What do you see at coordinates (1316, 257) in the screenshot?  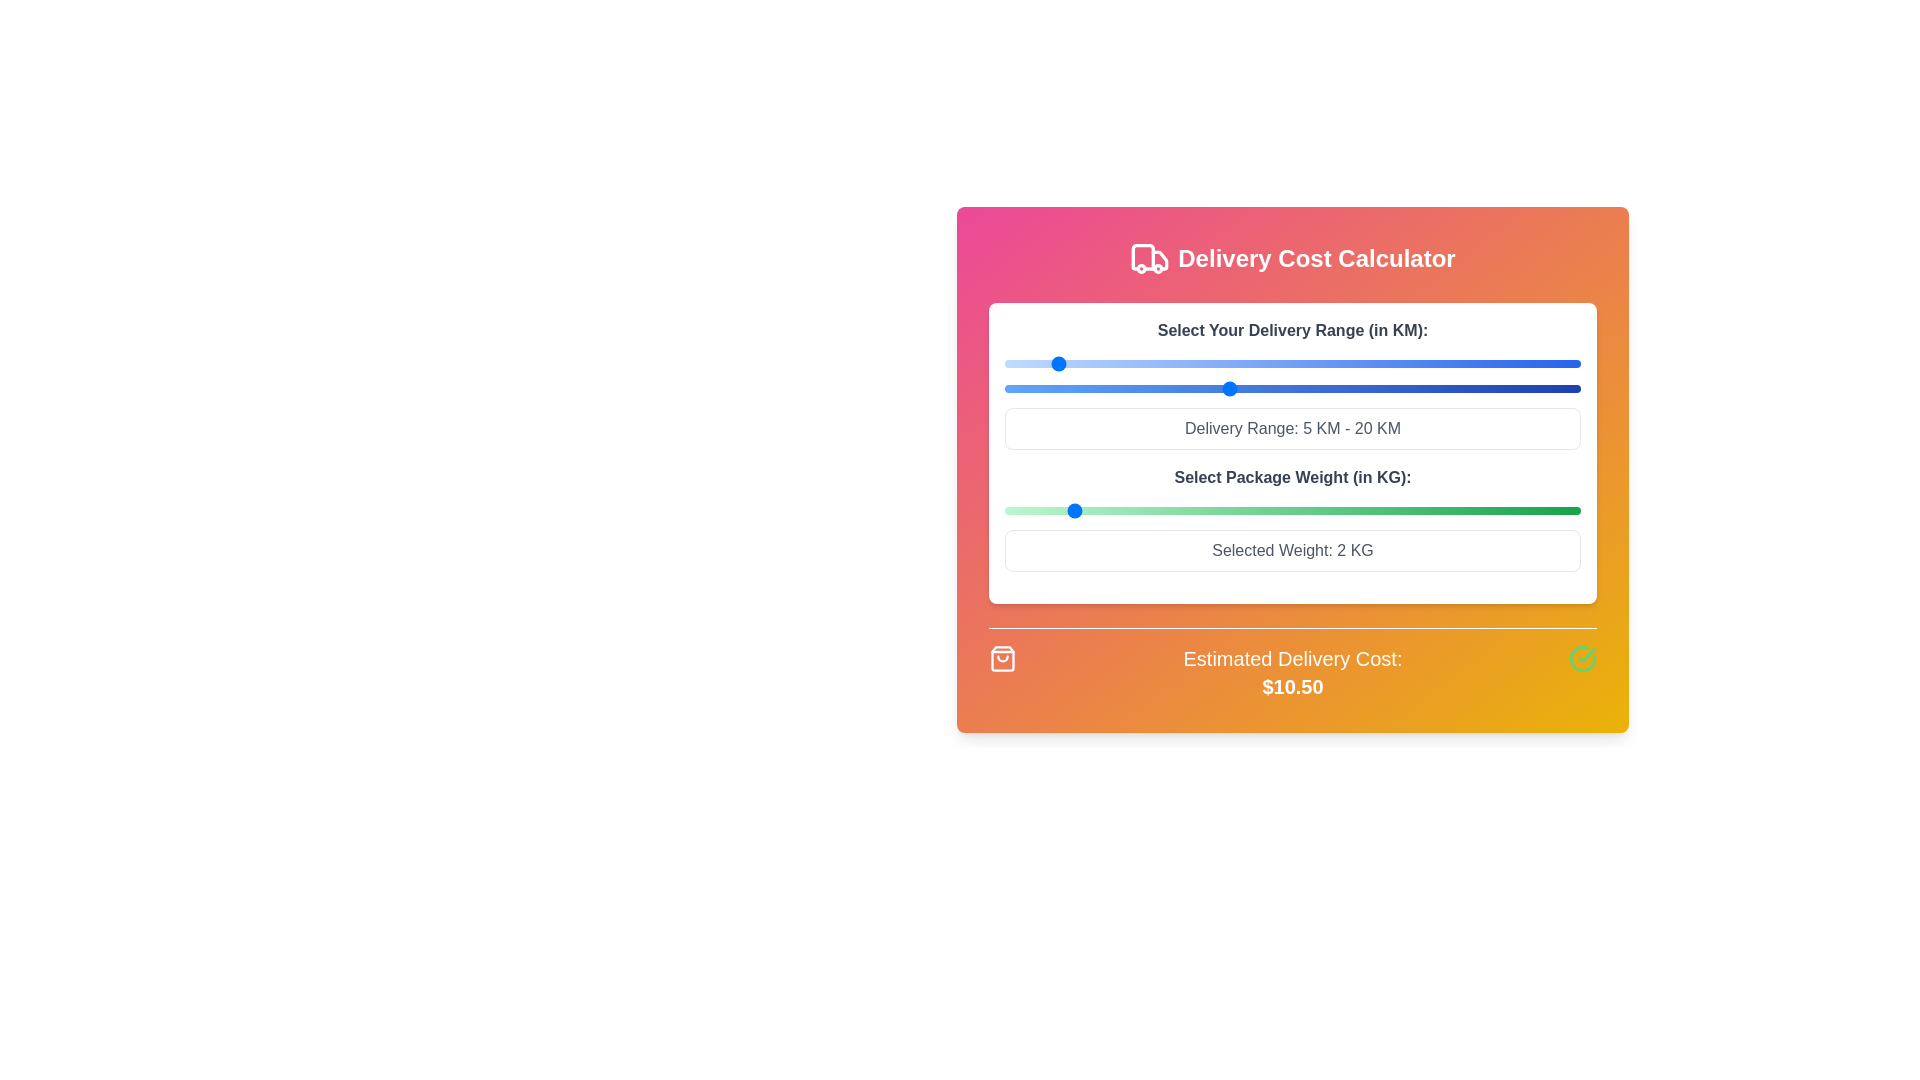 I see `the Text label that serves as a header for the delivery cost calculation section, positioned to the right of a truck icon` at bounding box center [1316, 257].